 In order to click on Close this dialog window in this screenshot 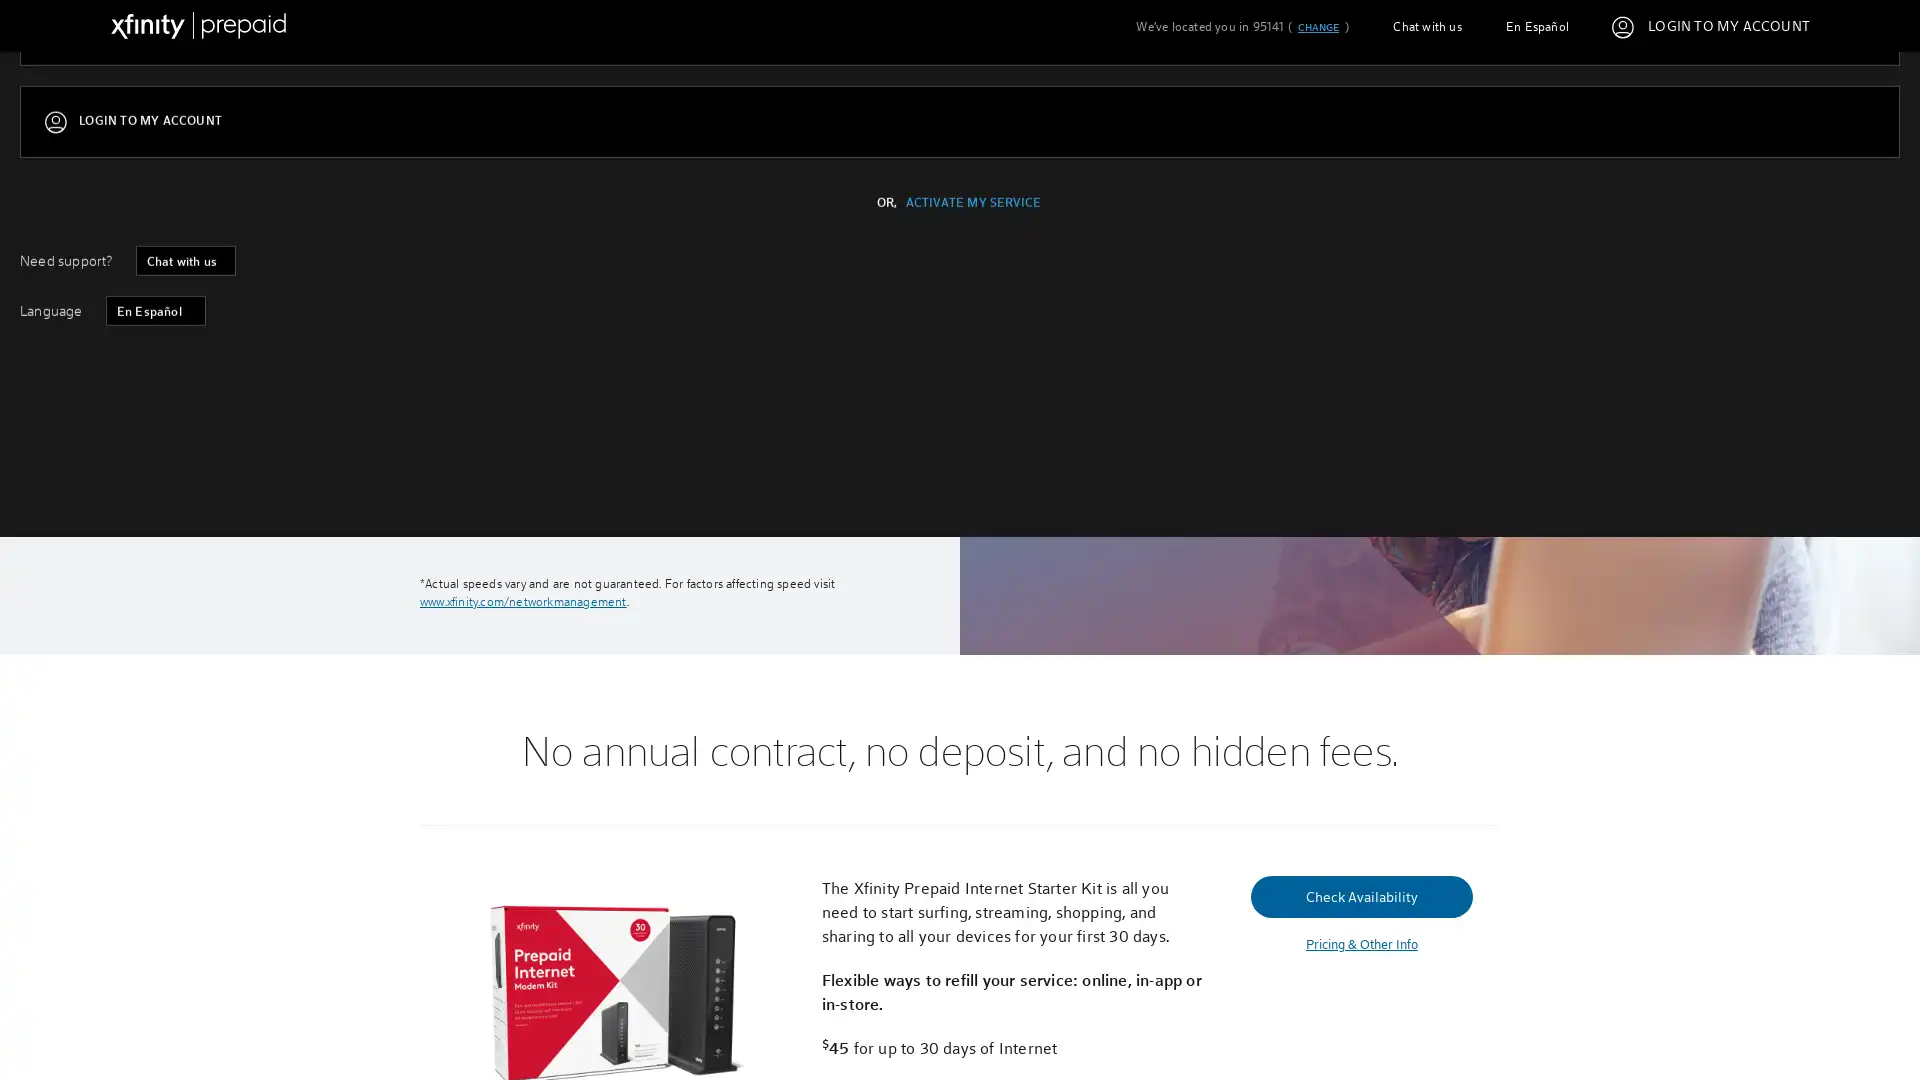, I will do `click(1338, 464)`.